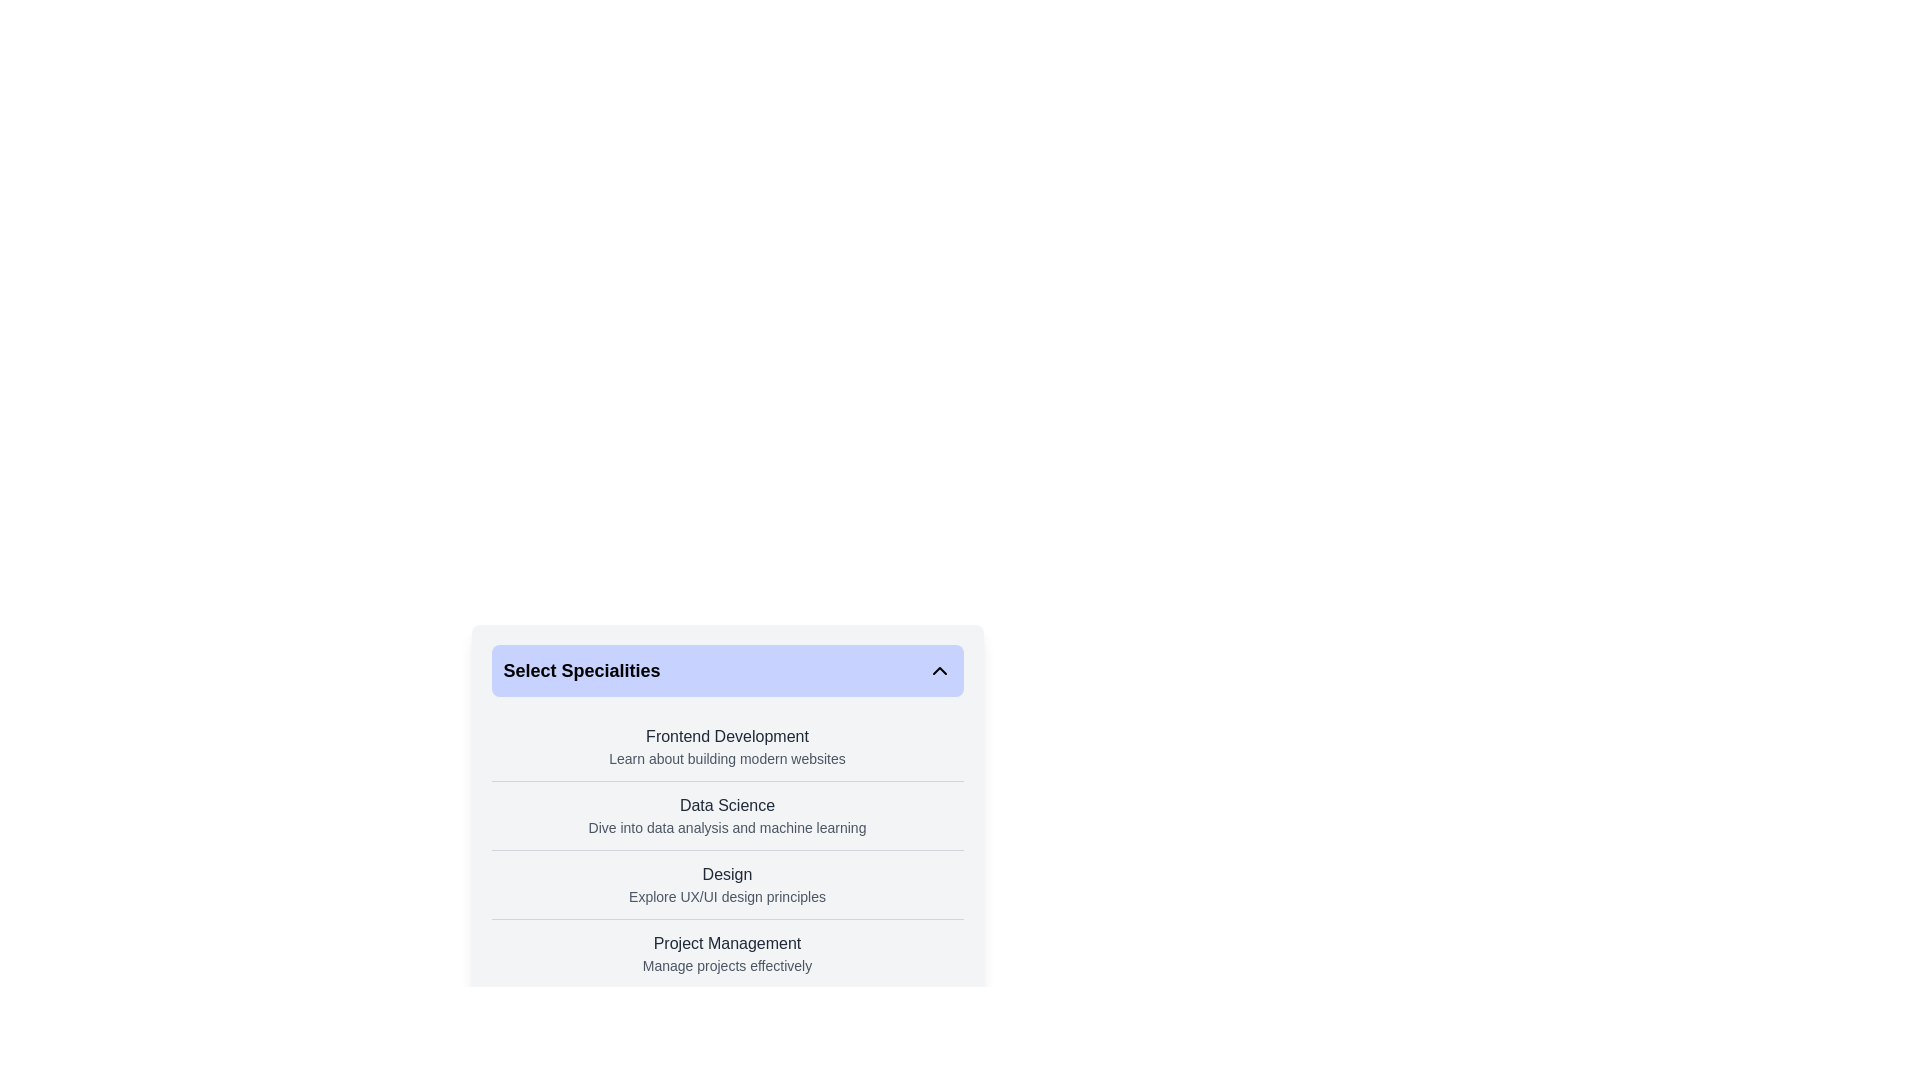 Image resolution: width=1920 pixels, height=1080 pixels. What do you see at coordinates (726, 952) in the screenshot?
I see `the fourth item in the dropdown menu labeled 'Project Management'` at bounding box center [726, 952].